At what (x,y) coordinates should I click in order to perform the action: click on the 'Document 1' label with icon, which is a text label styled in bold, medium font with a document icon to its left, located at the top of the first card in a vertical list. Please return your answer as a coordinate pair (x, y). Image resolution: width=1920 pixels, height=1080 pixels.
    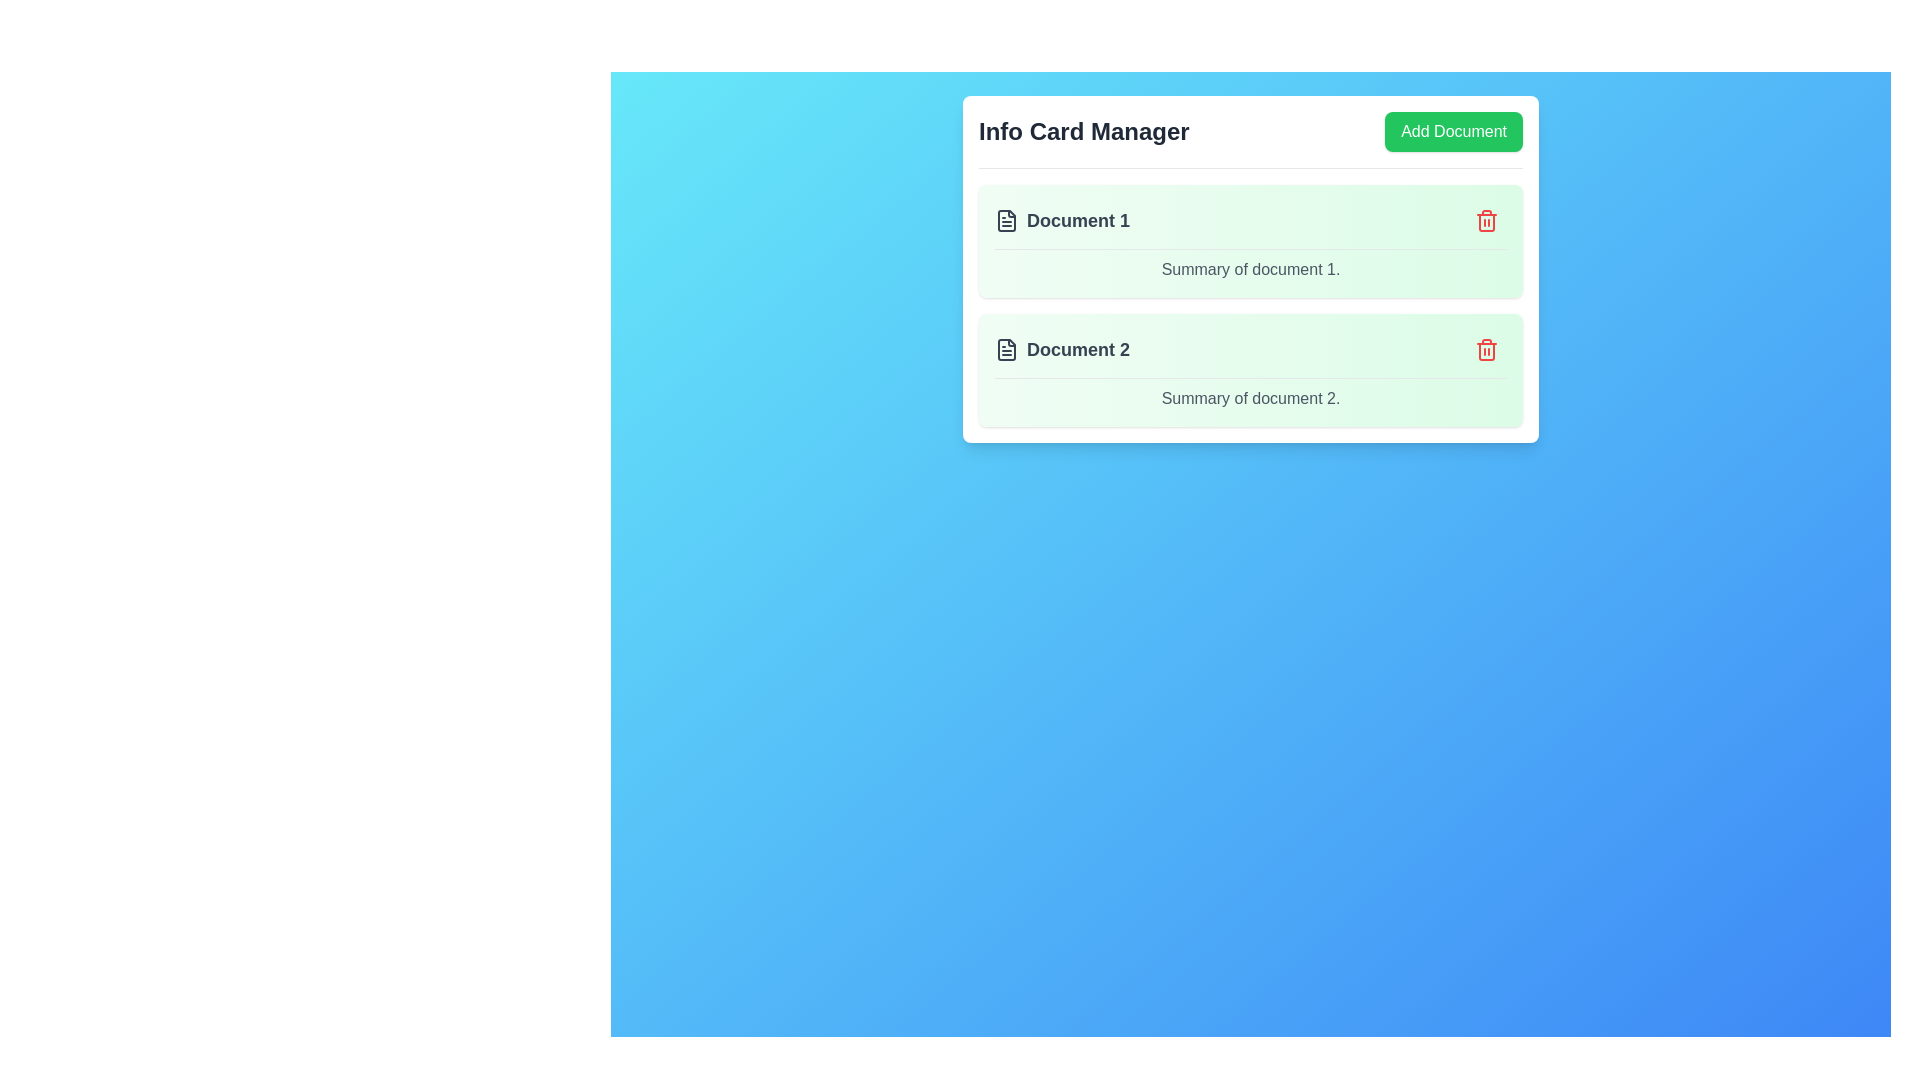
    Looking at the image, I should click on (1061, 220).